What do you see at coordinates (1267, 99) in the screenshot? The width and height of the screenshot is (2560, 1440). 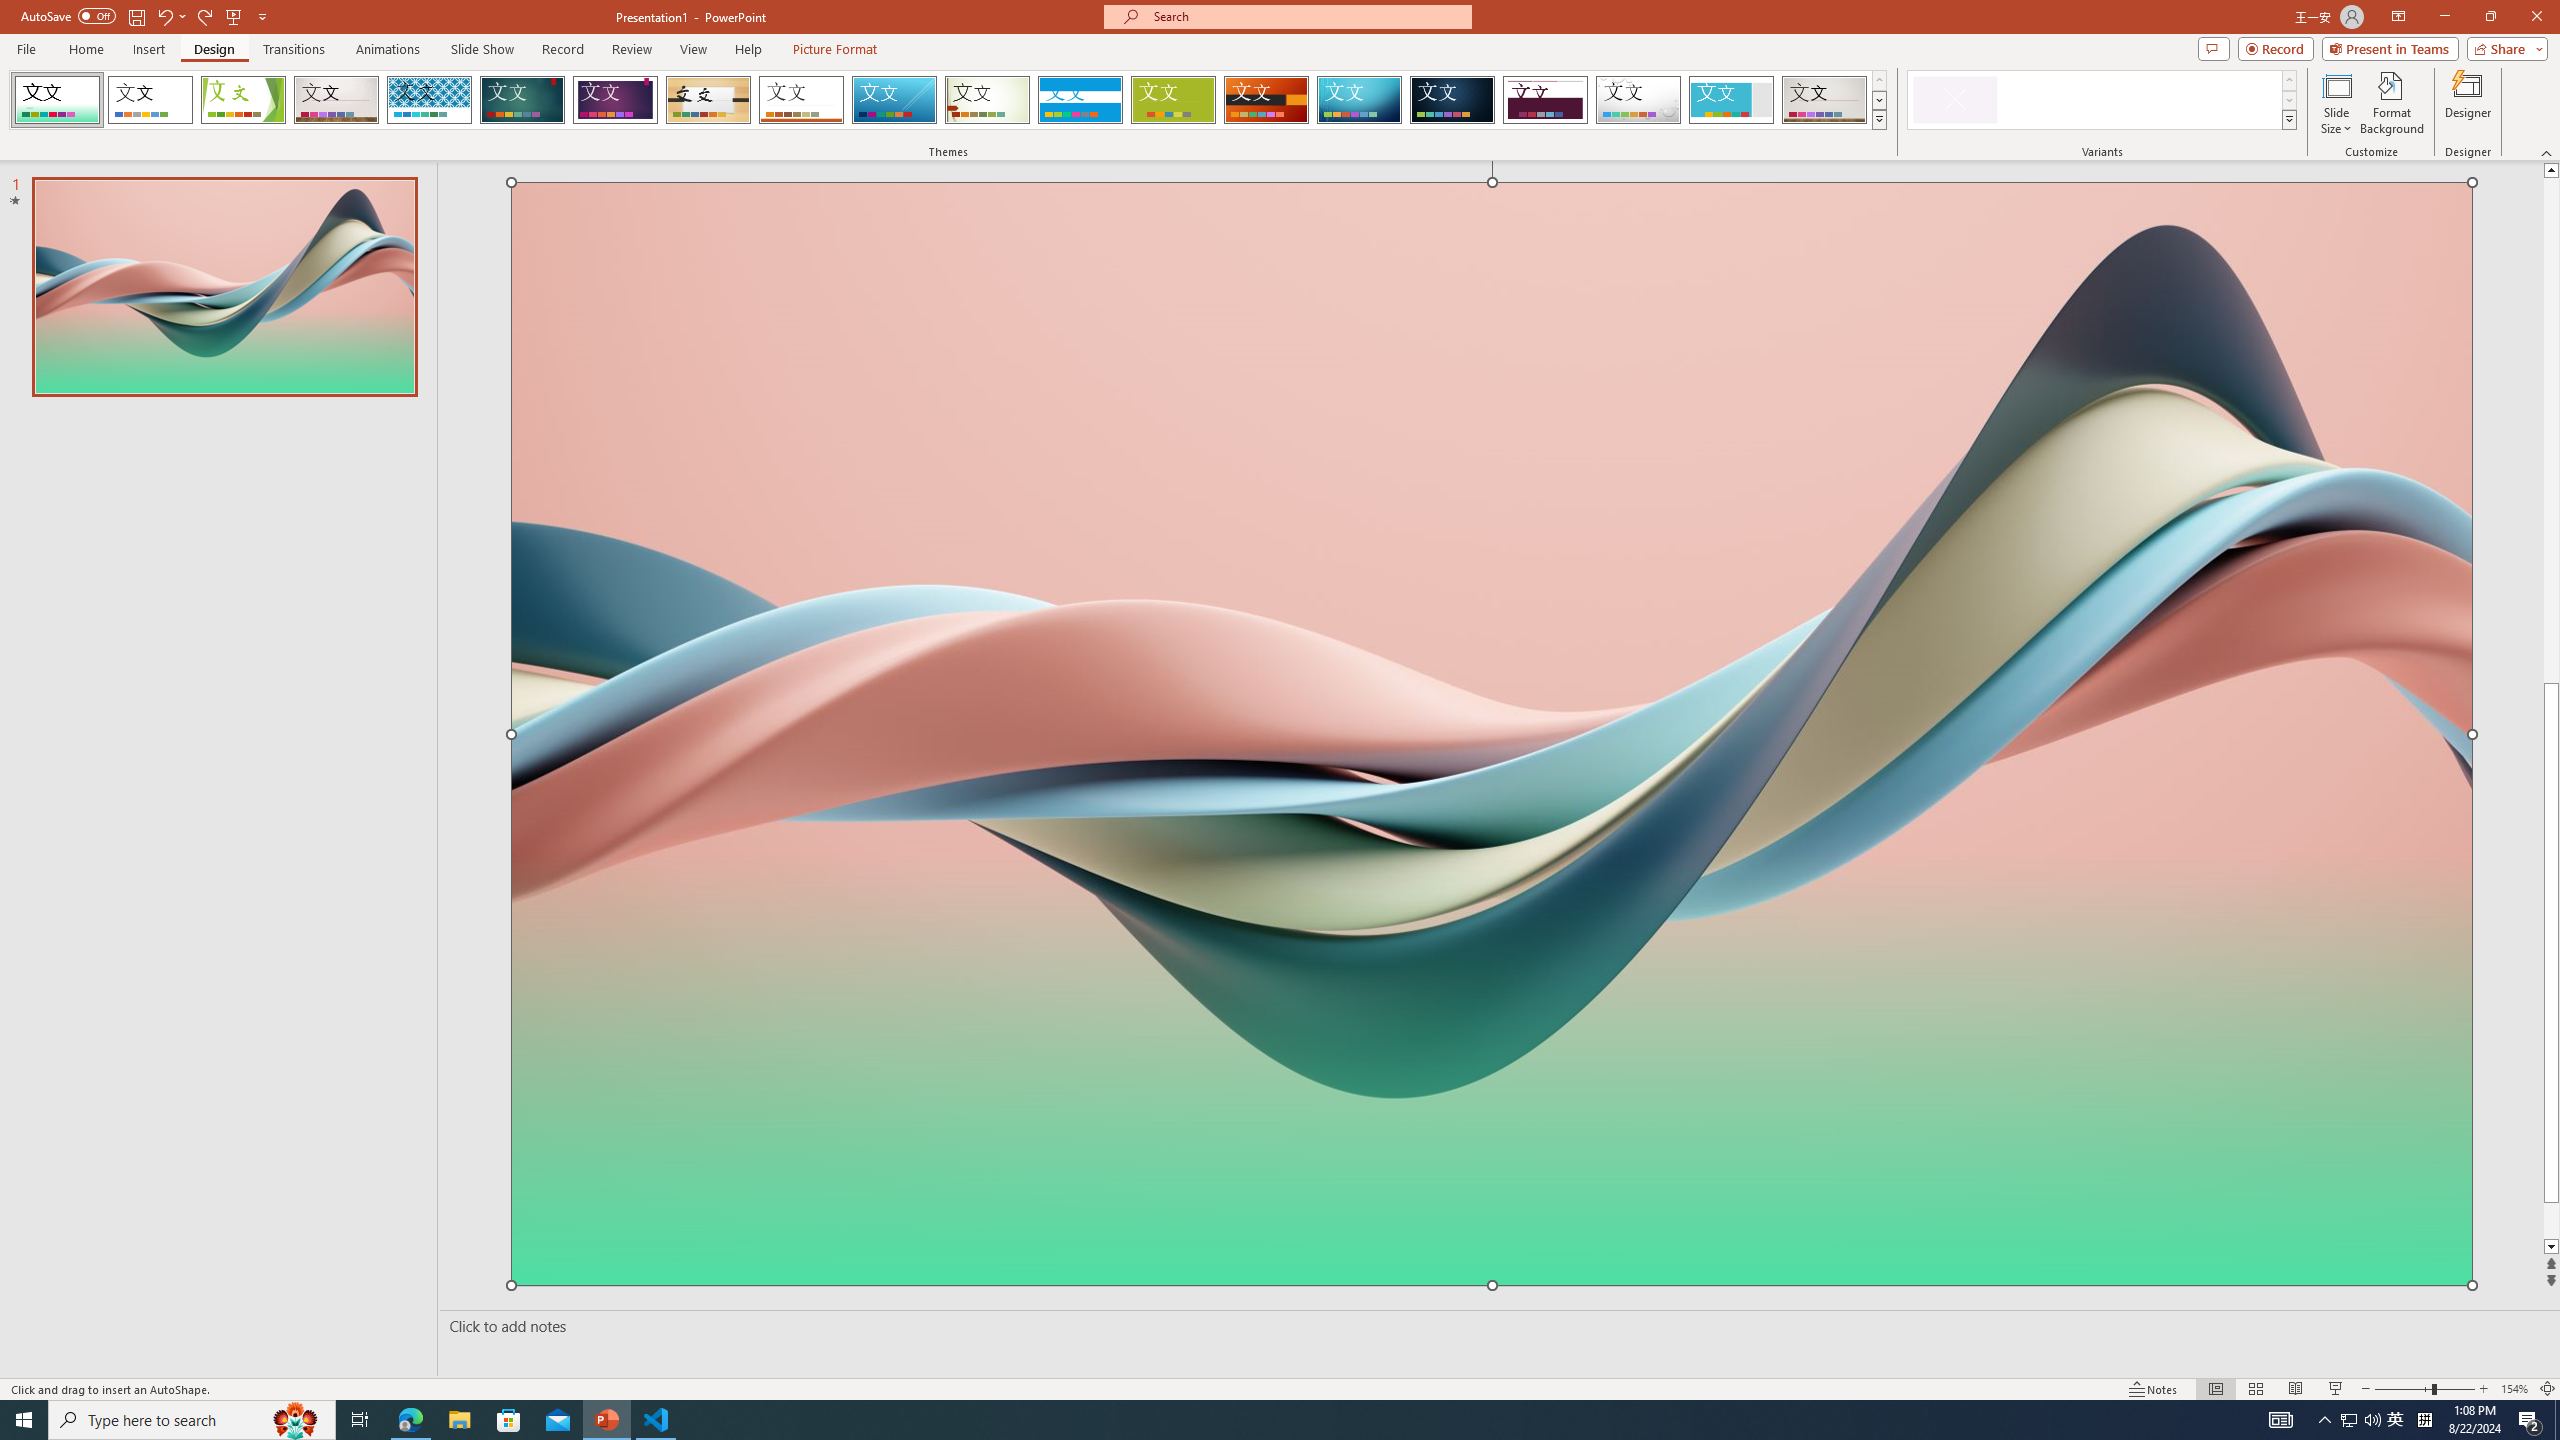 I see `'Berlin'` at bounding box center [1267, 99].